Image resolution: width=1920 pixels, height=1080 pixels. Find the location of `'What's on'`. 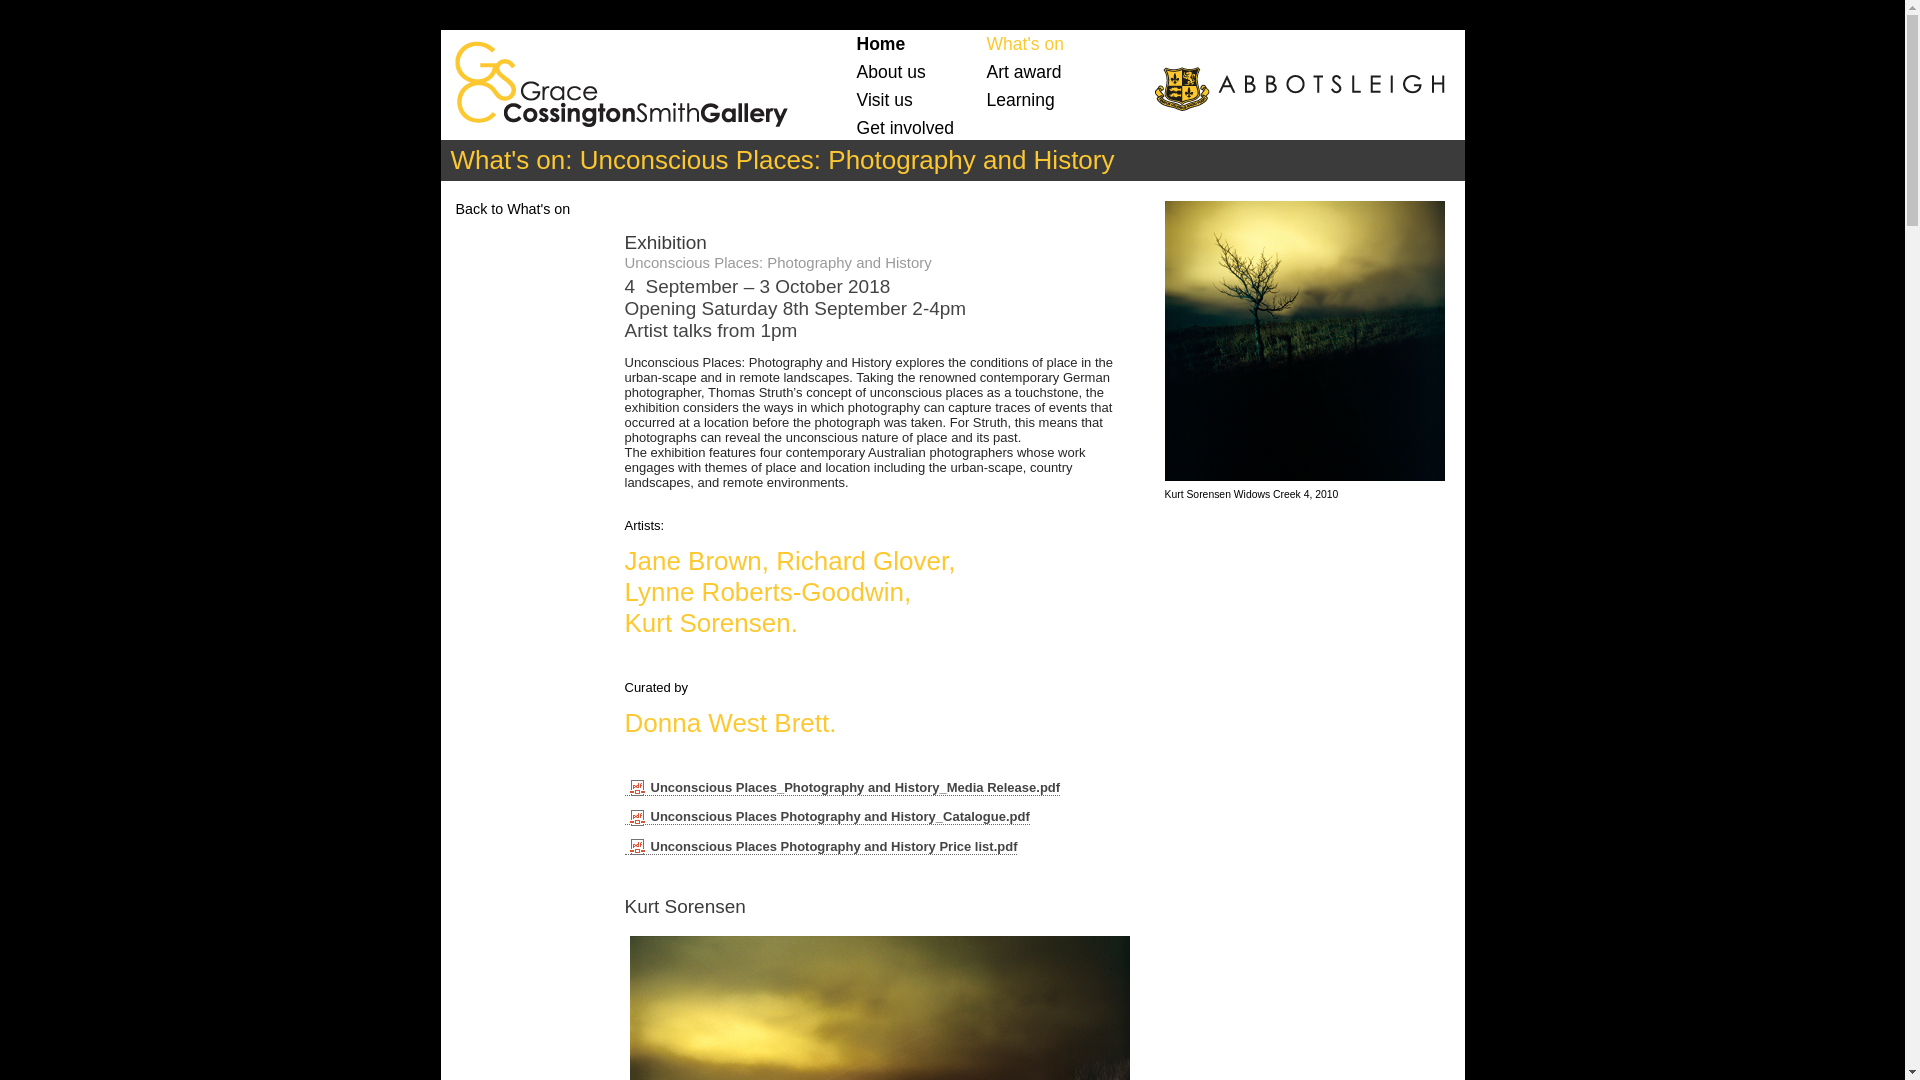

'What's on' is located at coordinates (985, 44).